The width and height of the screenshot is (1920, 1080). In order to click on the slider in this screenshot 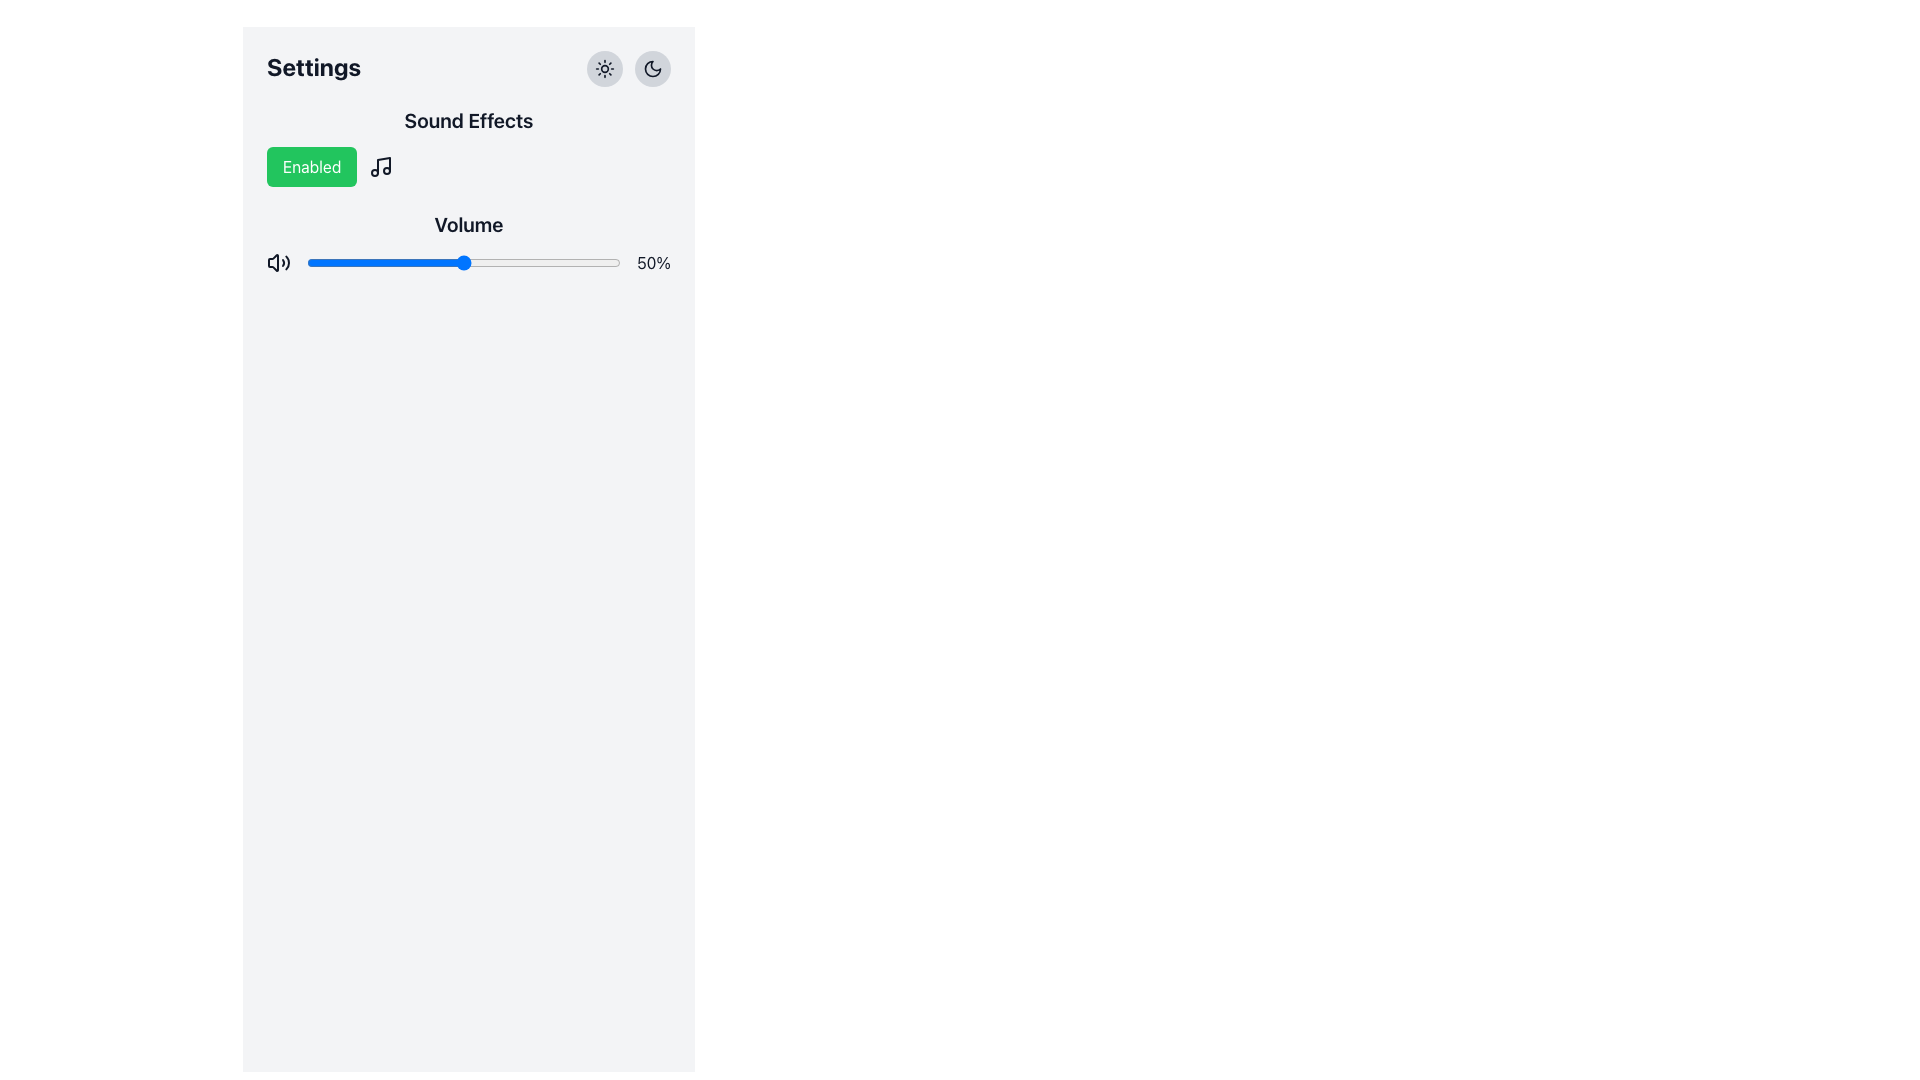, I will do `click(394, 261)`.